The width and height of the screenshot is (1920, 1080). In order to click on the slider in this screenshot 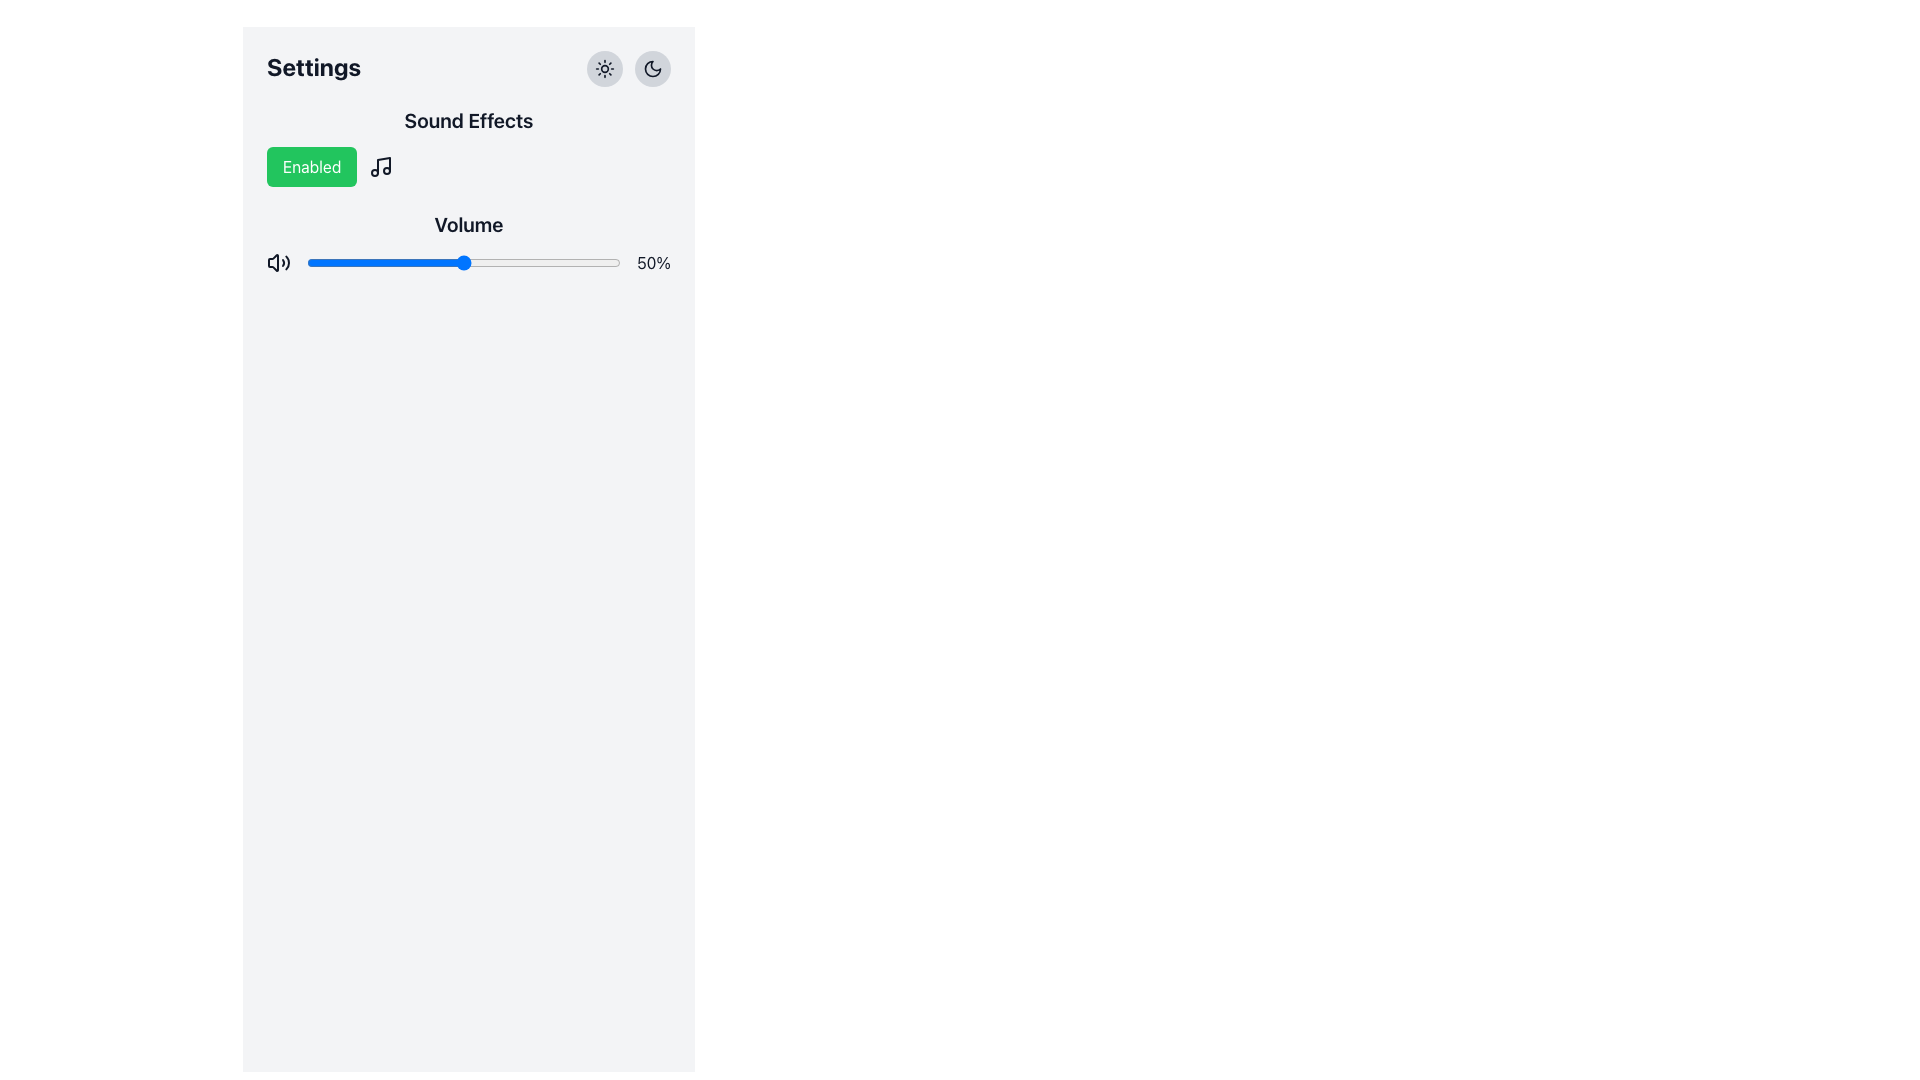, I will do `click(394, 261)`.